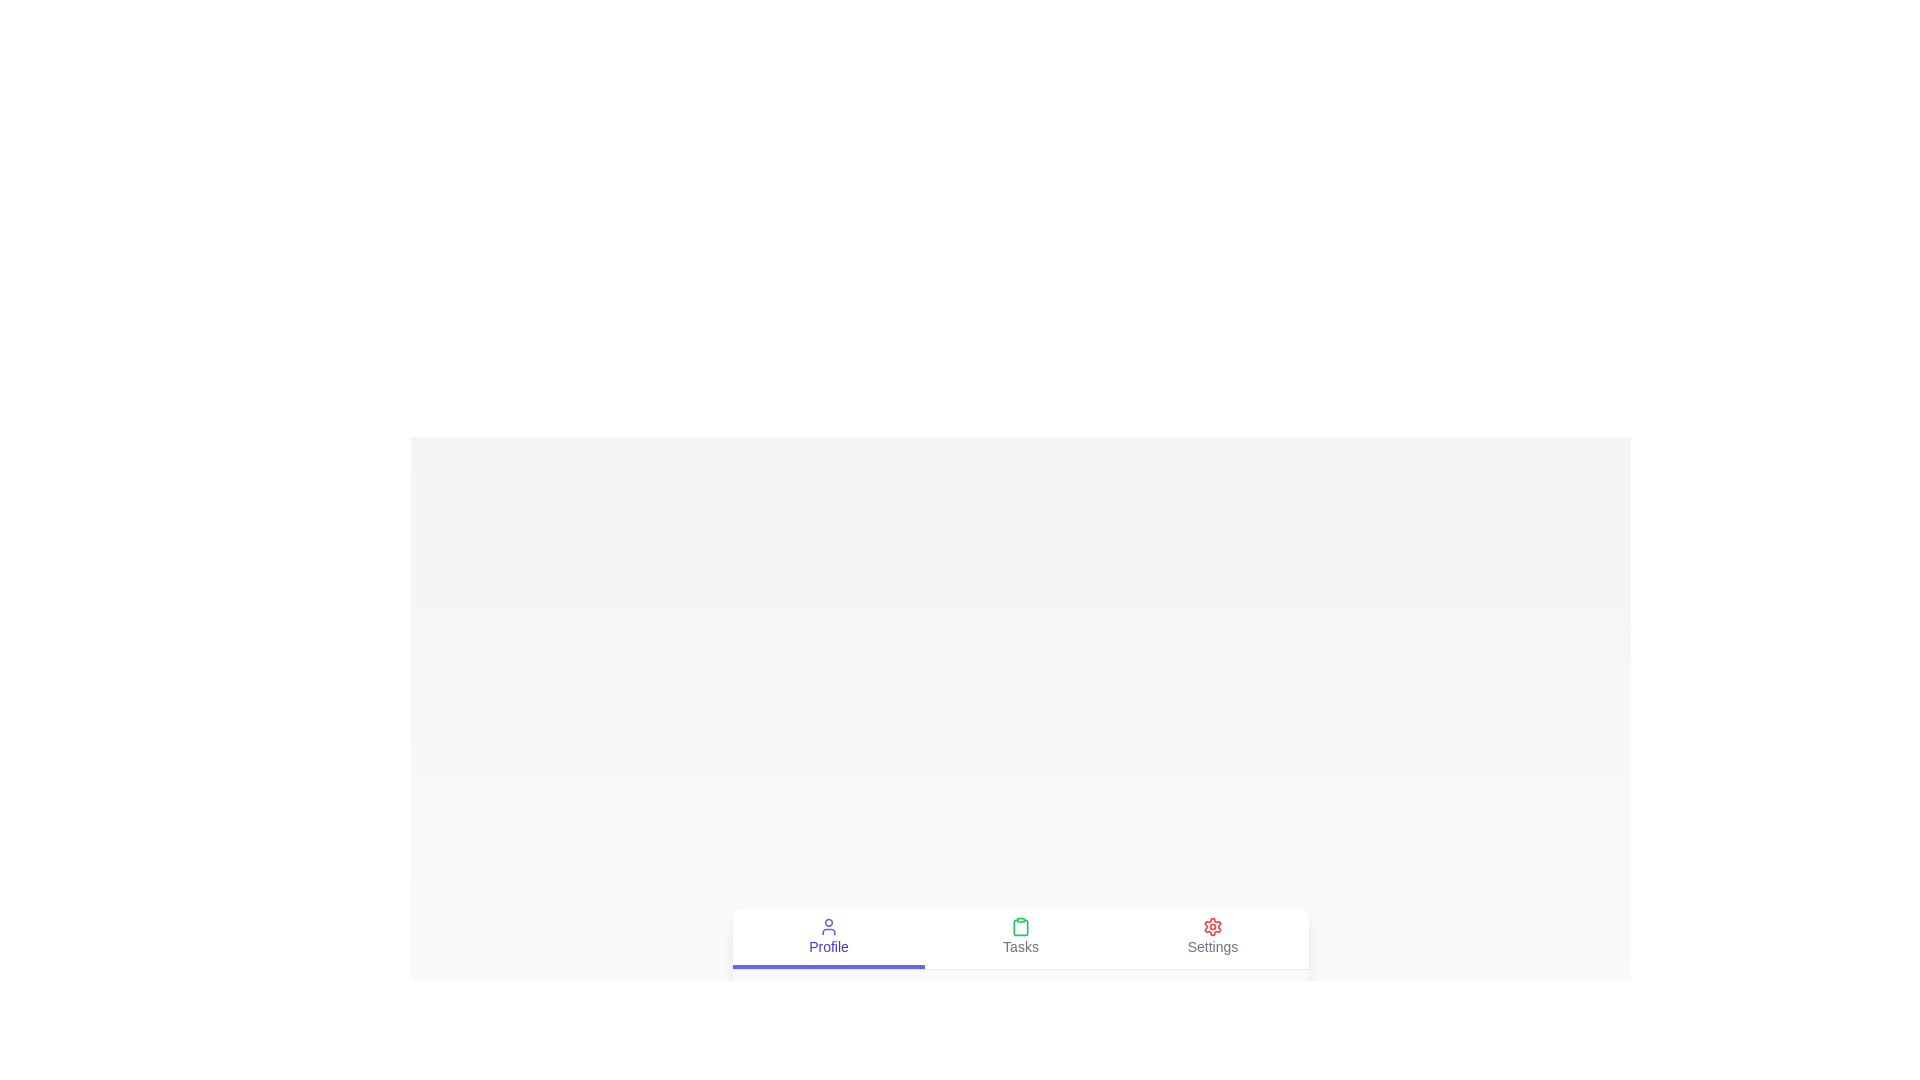 This screenshot has height=1080, width=1920. Describe the element at coordinates (1021, 938) in the screenshot. I see `the tab labeled Tasks by clicking on it` at that location.